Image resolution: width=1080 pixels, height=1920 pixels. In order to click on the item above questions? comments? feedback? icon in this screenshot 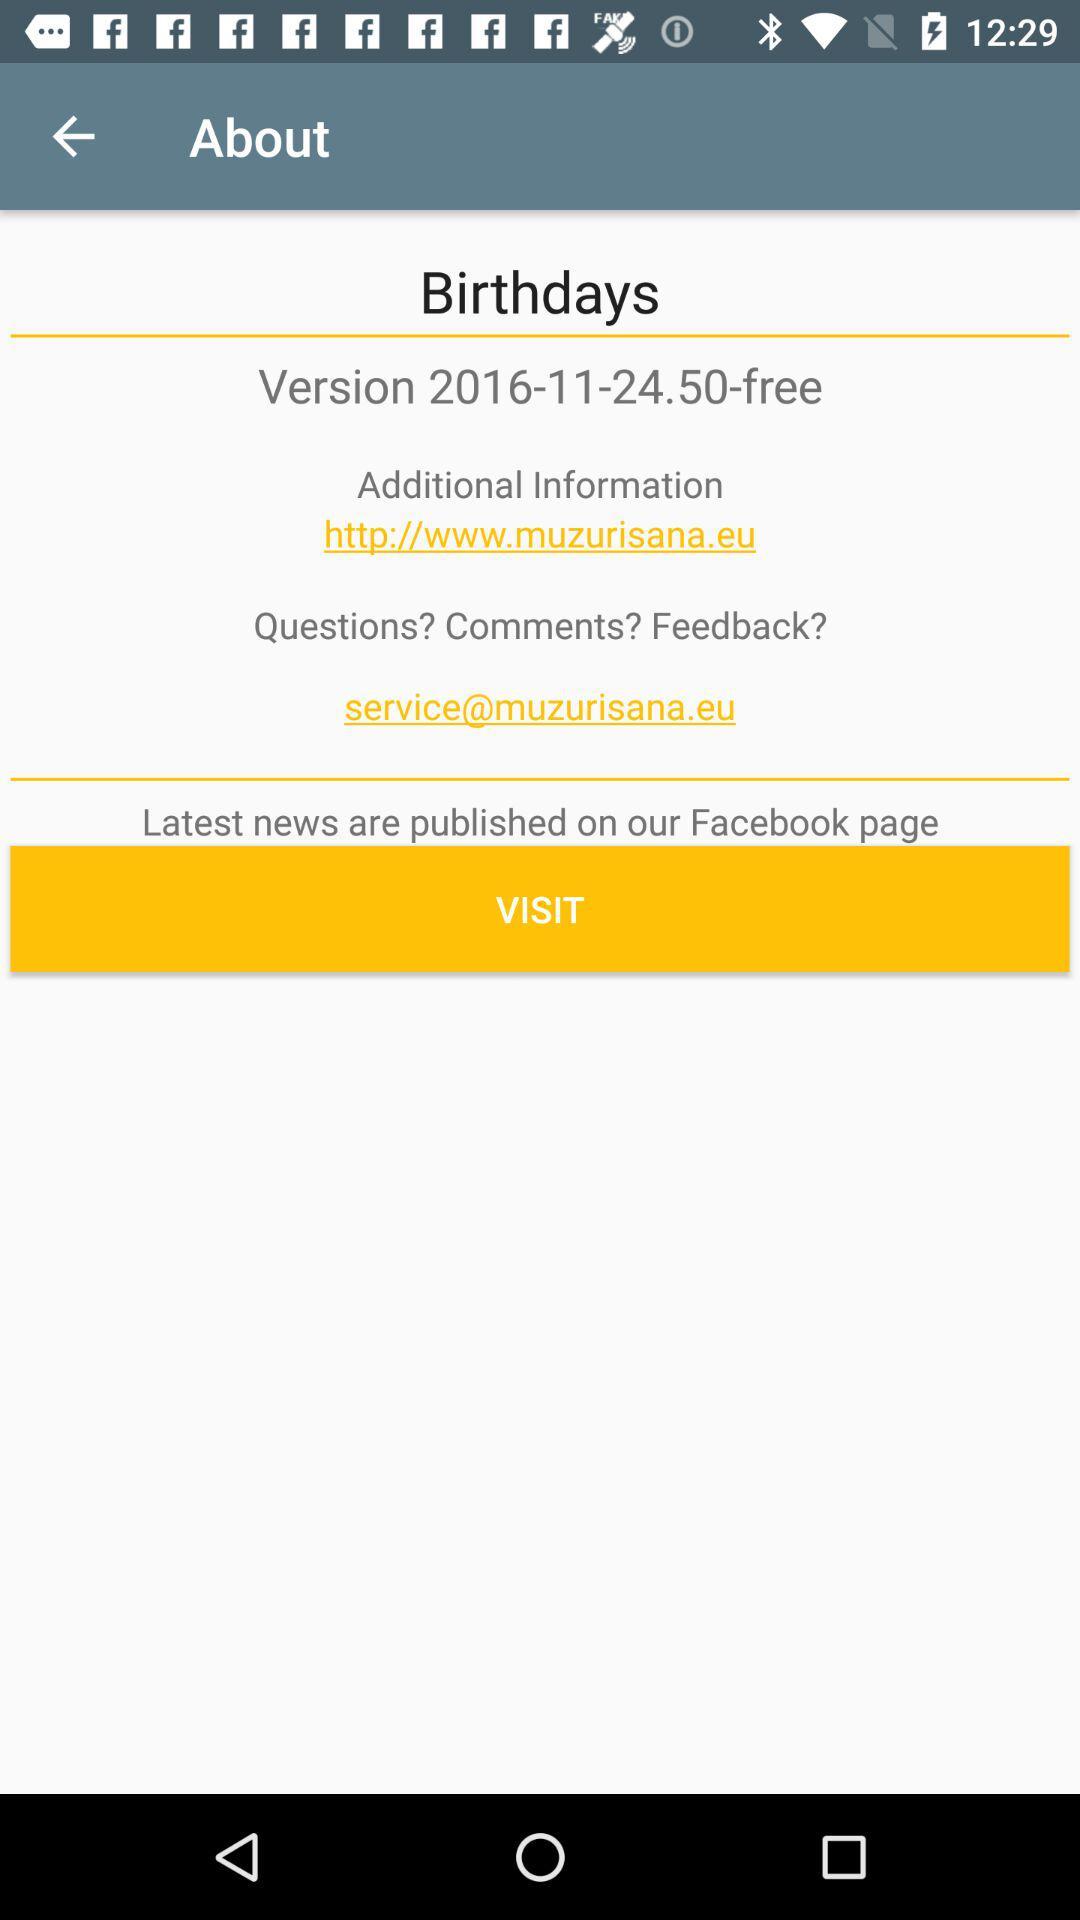, I will do `click(540, 533)`.